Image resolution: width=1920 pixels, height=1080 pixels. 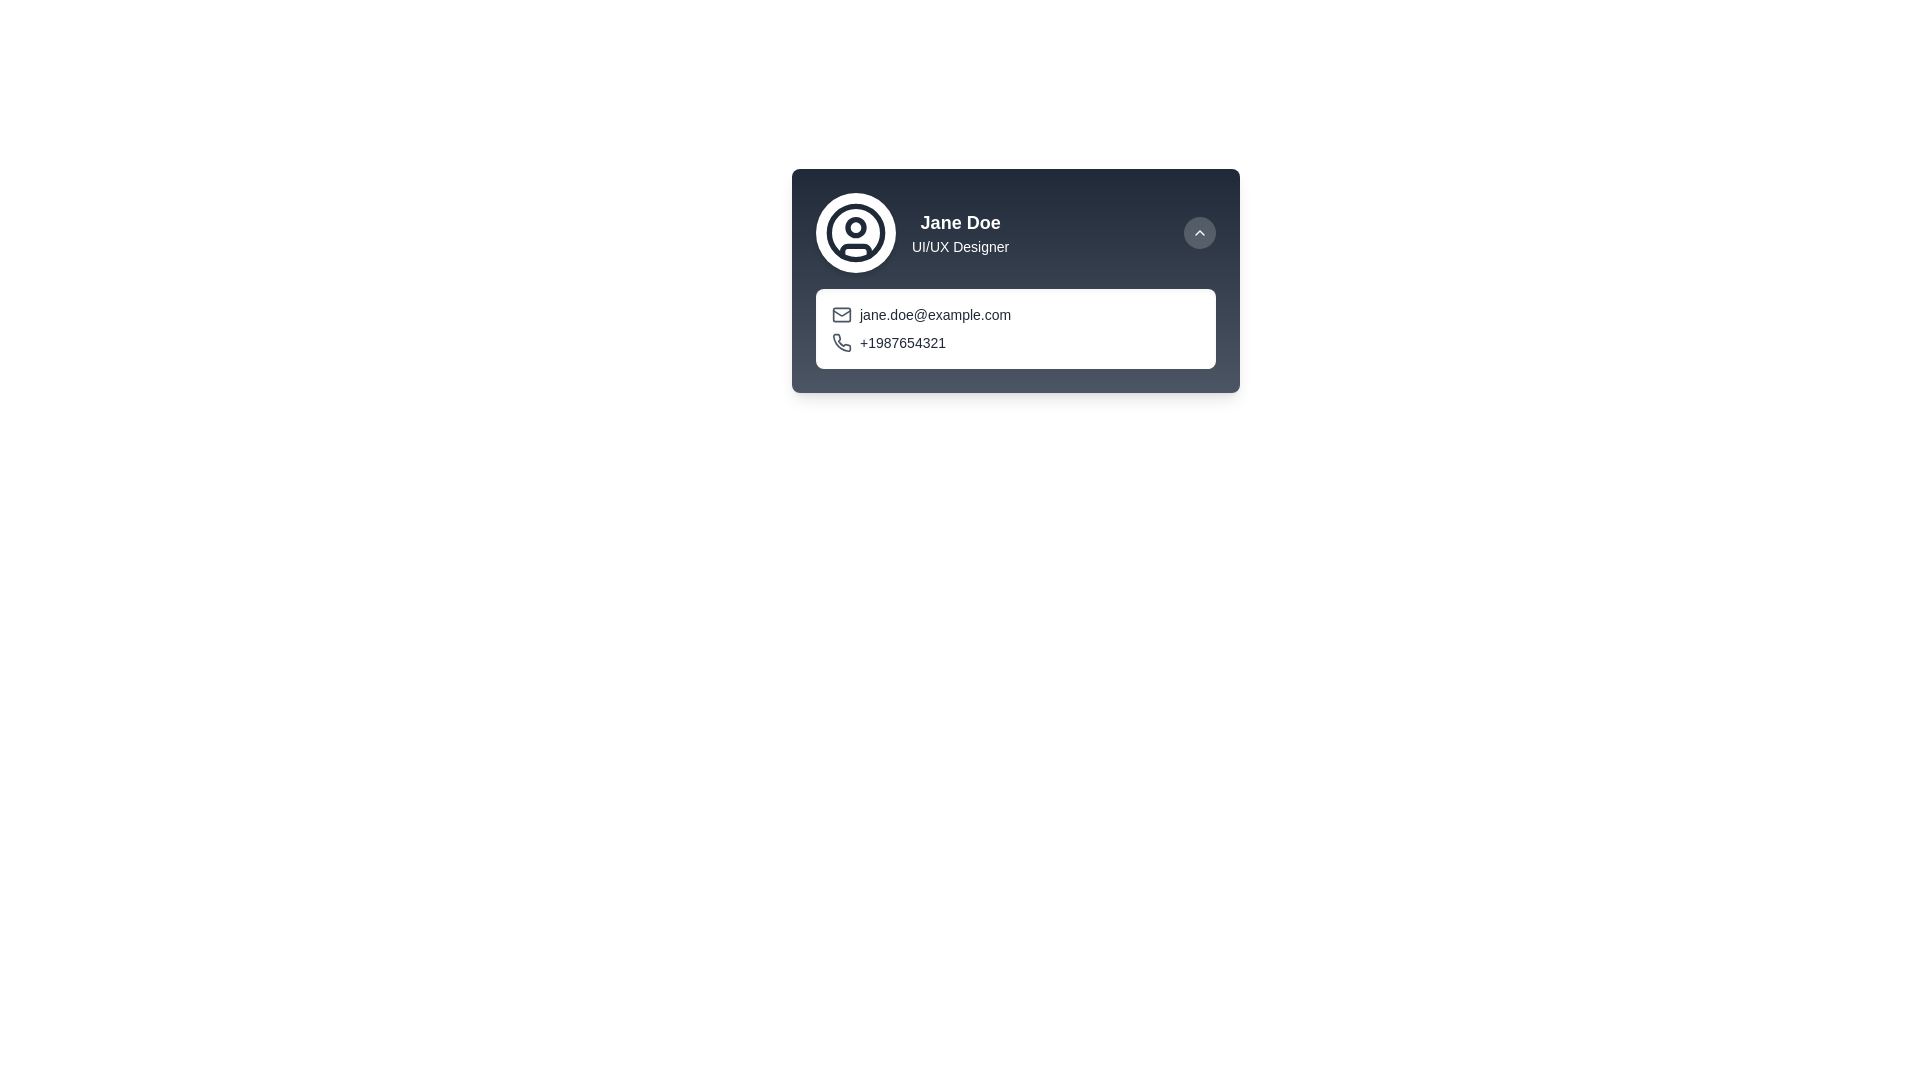 I want to click on the static text block displaying the user's name and designation, located in the top right section of the card interface, directly to the right of the user profile icon, so click(x=960, y=231).